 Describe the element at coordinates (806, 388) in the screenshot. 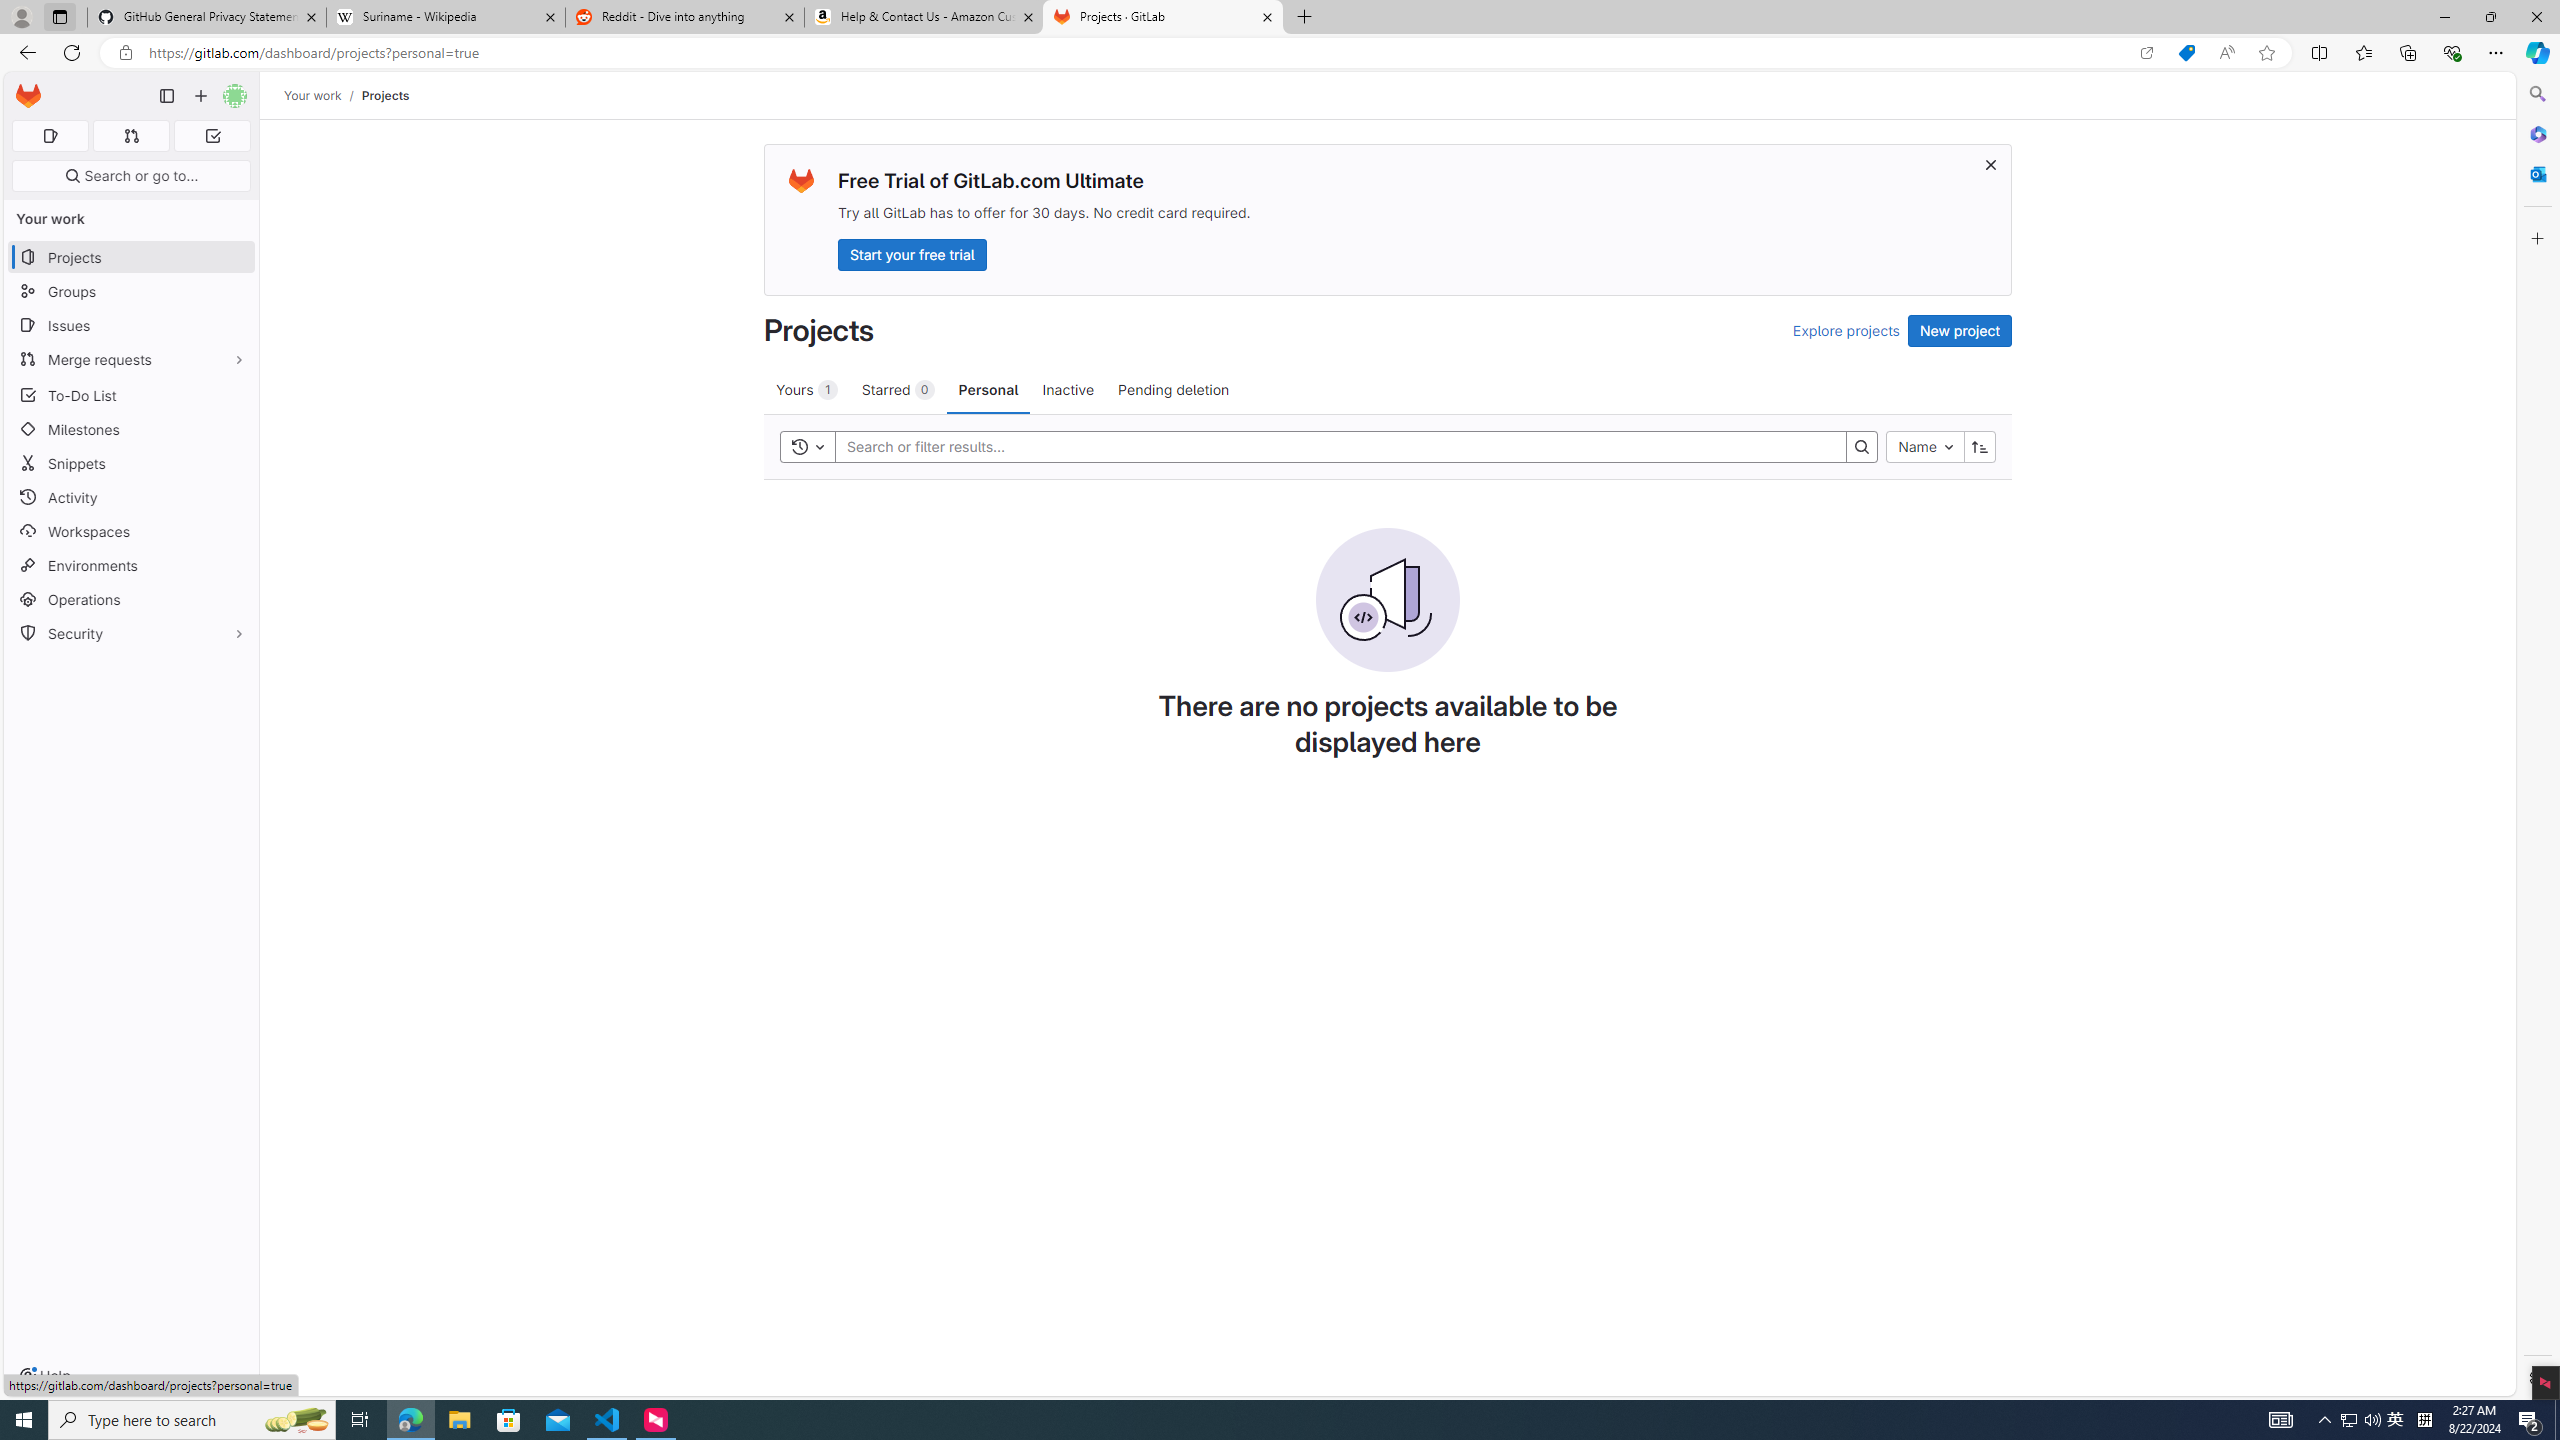

I see `'Yours 1'` at that location.